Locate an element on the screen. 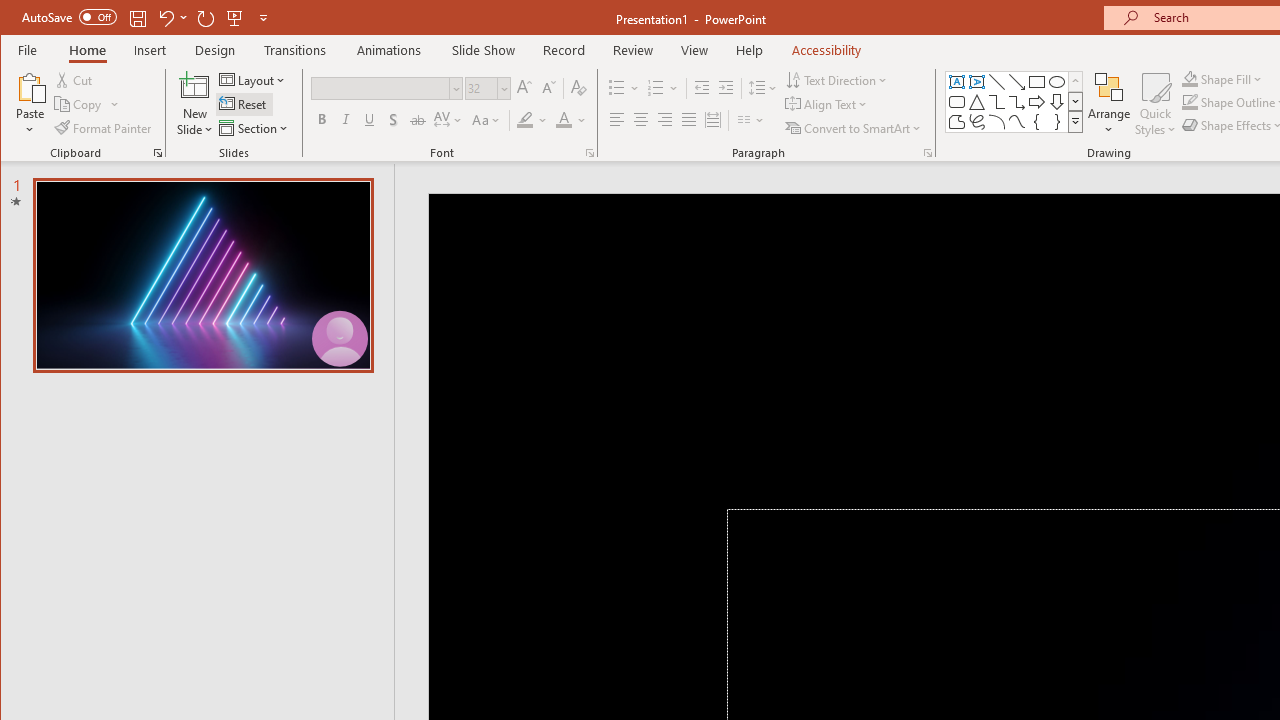  'Font Color Red' is located at coordinates (562, 120).